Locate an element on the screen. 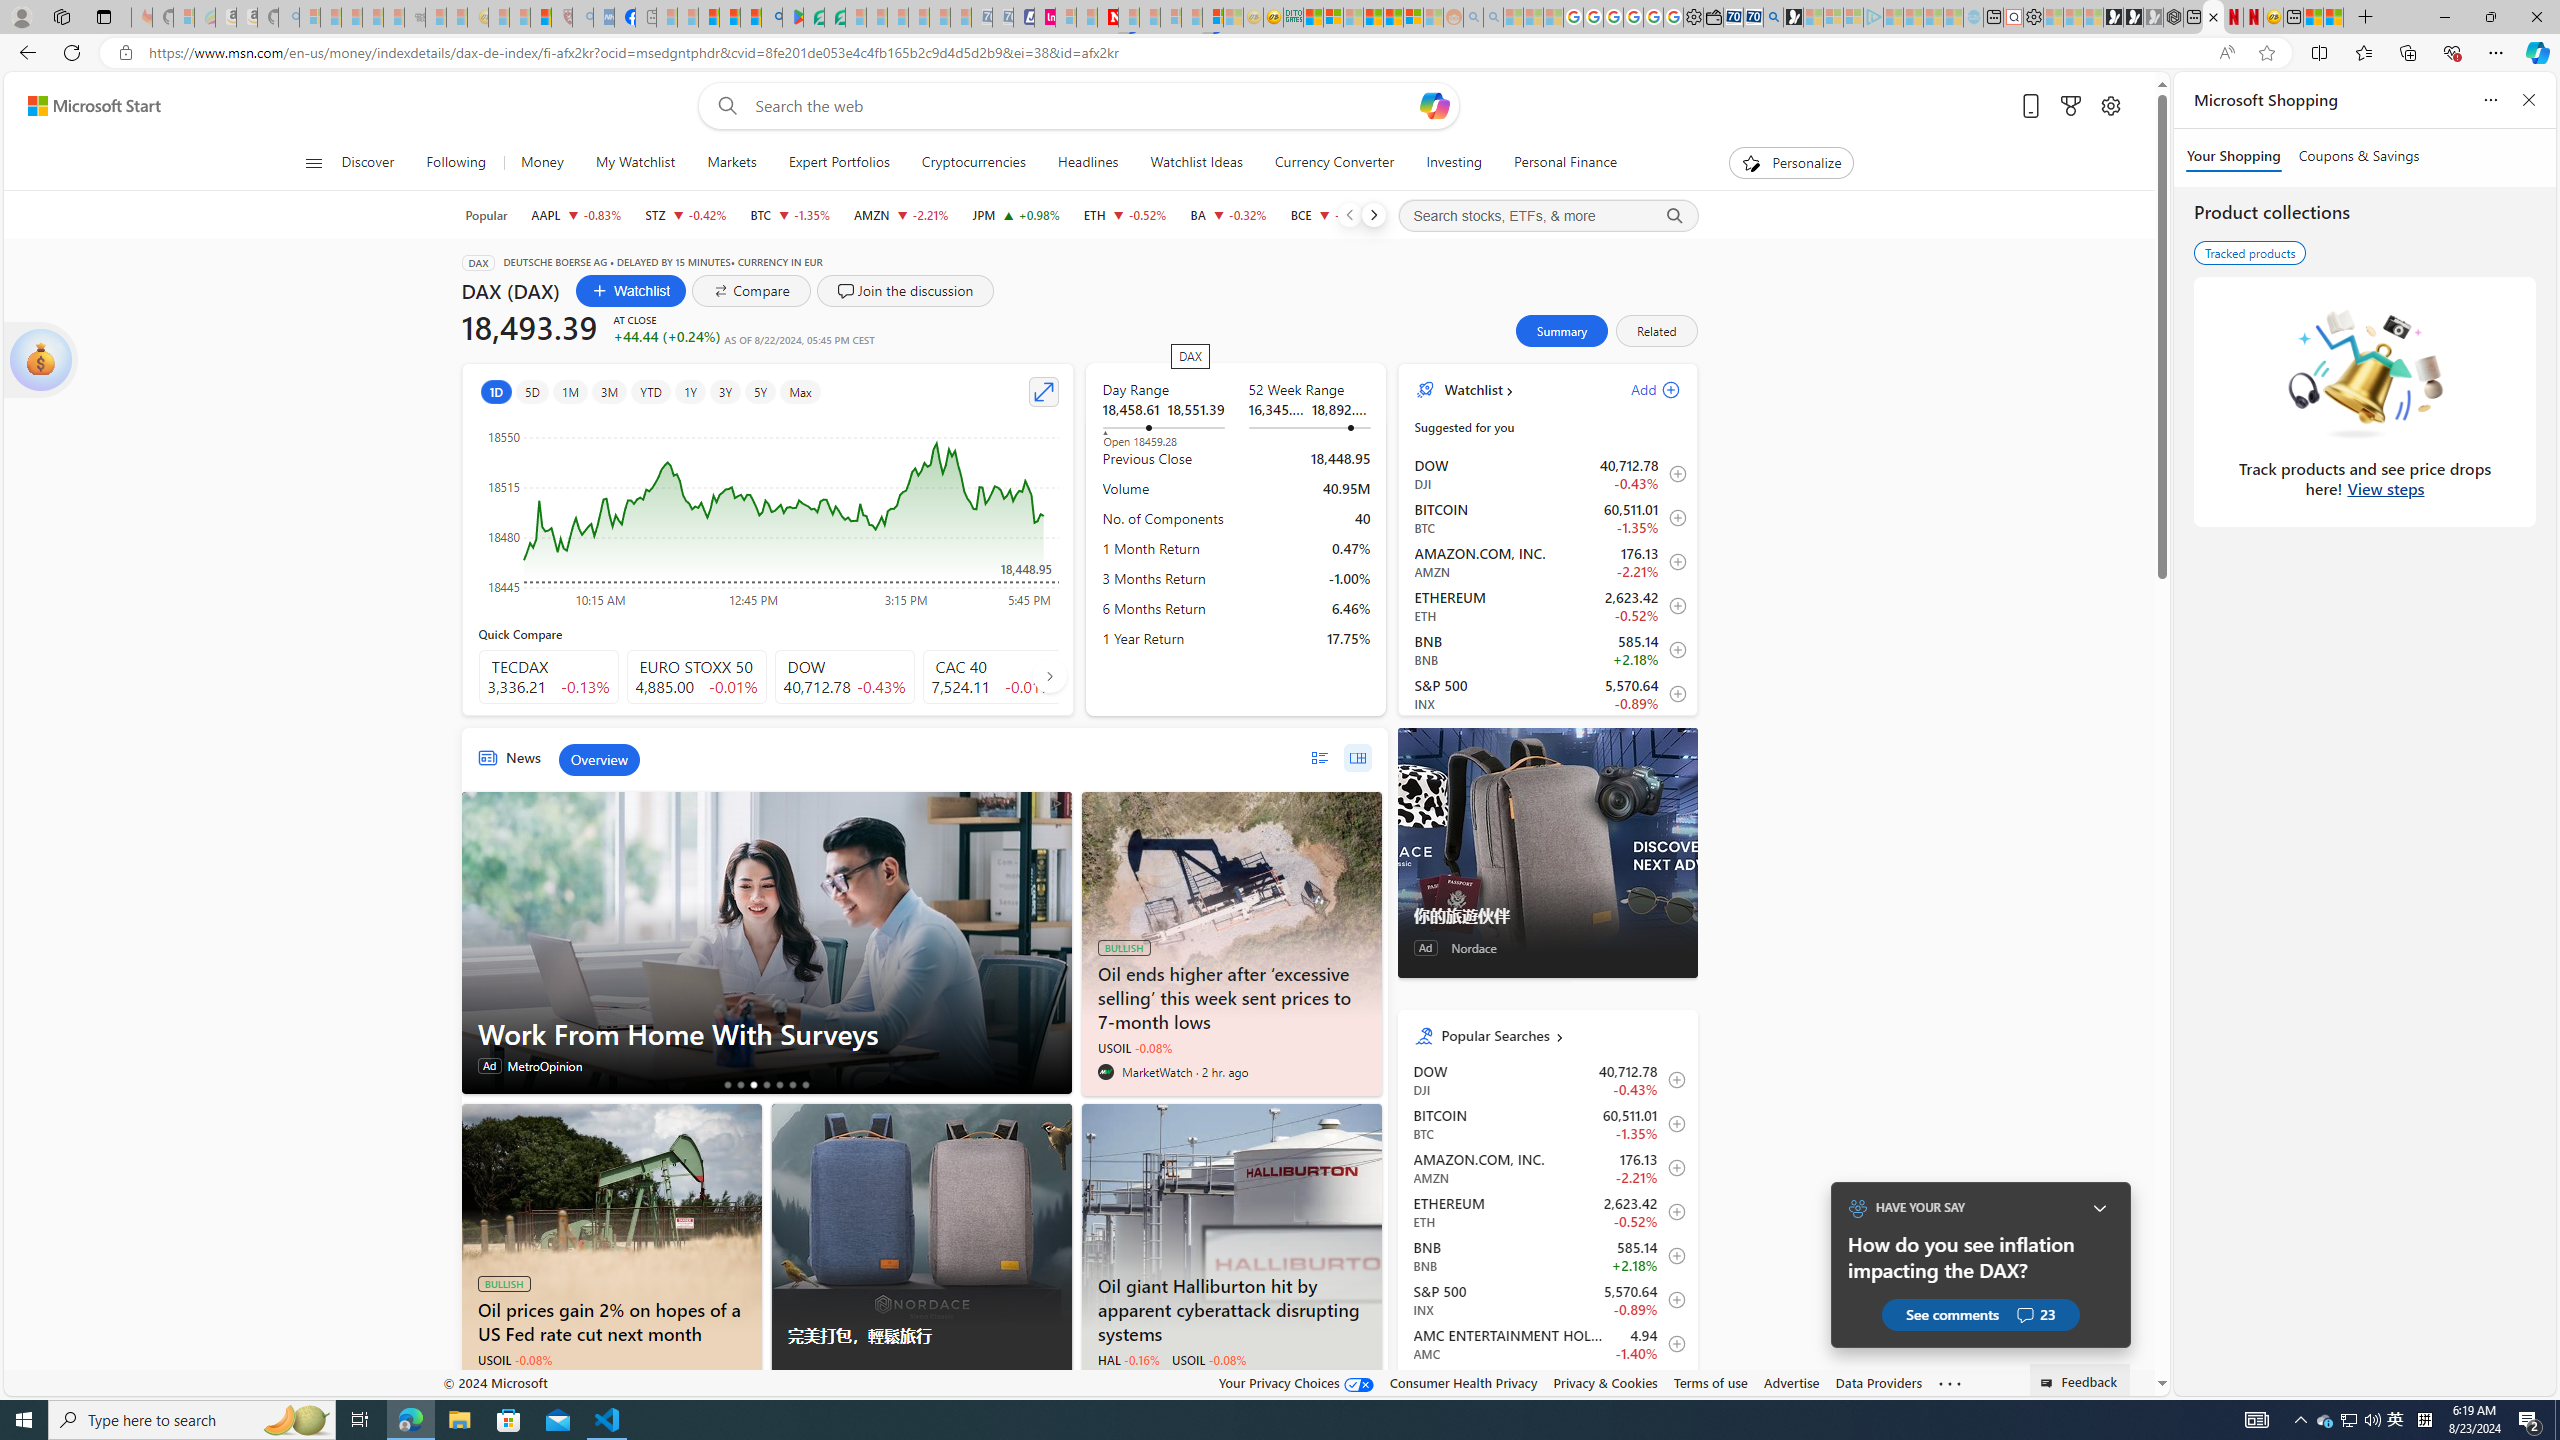 The width and height of the screenshot is (2560, 1440). 'BA THE BOEING COMPANY decrease 172.87 -0.56 -0.32%' is located at coordinates (1227, 214).